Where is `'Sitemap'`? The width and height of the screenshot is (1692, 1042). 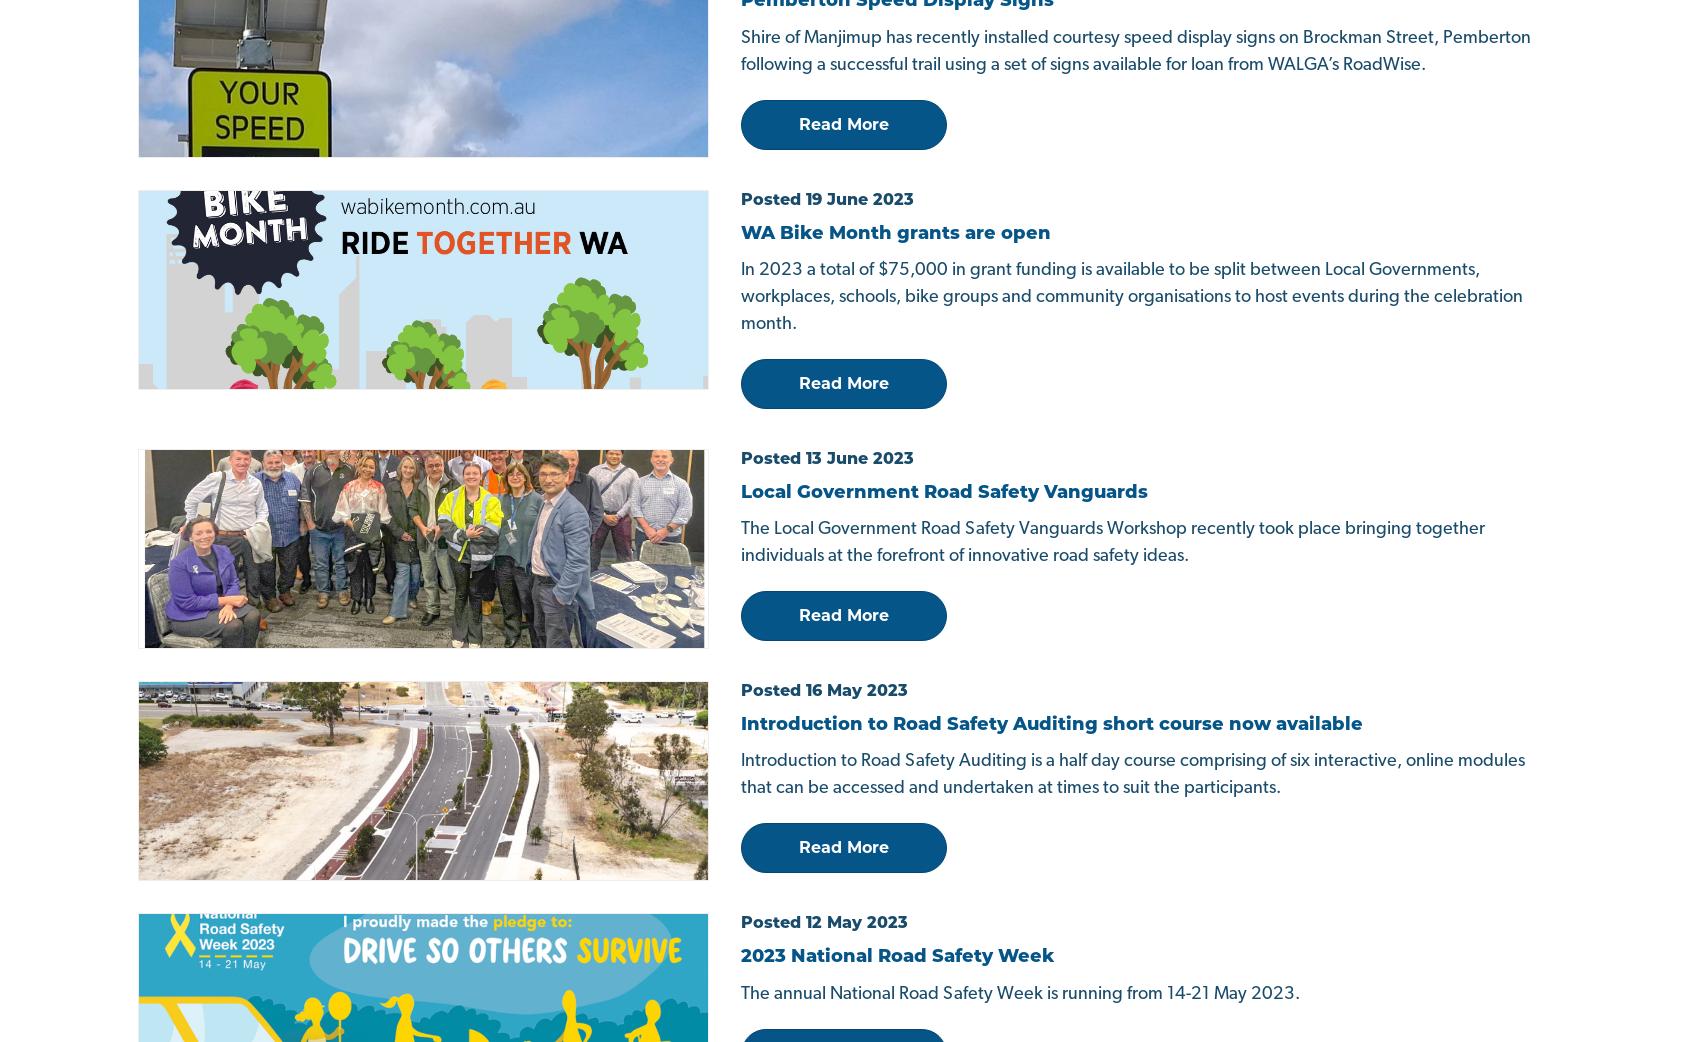 'Sitemap' is located at coordinates (802, 922).